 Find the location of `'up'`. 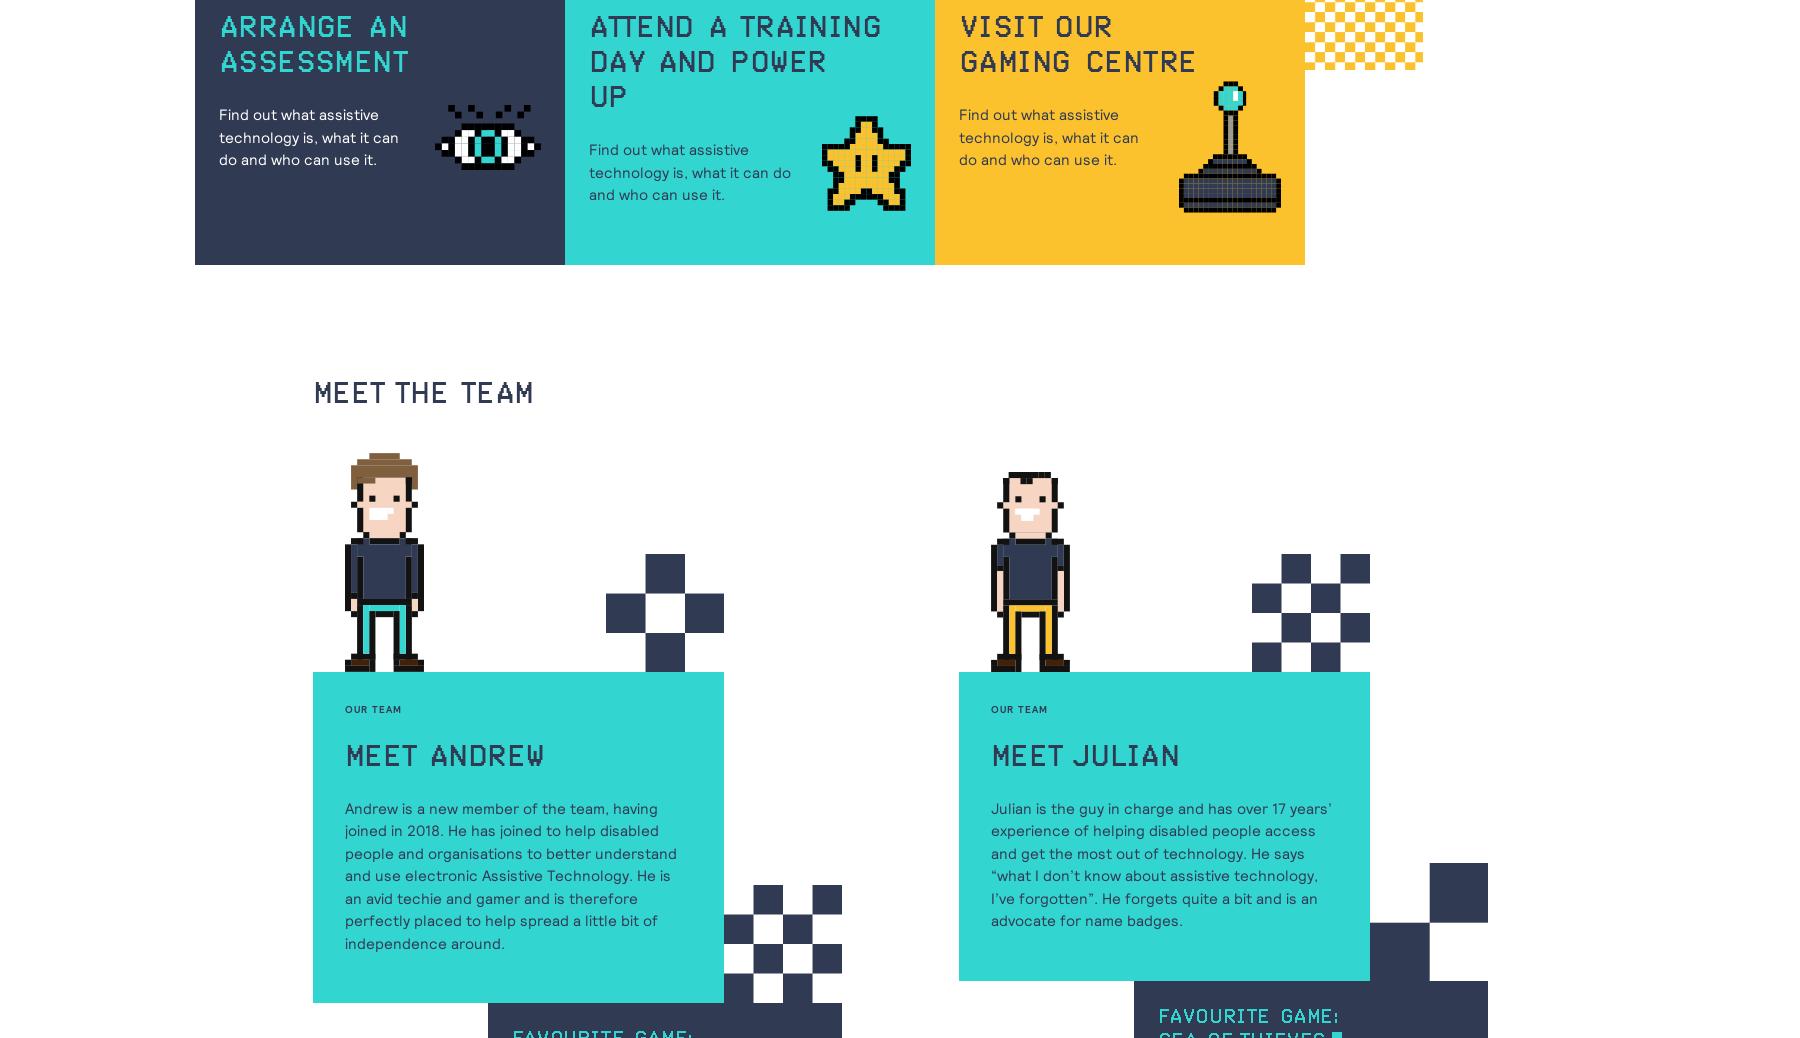

'up' is located at coordinates (588, 97).